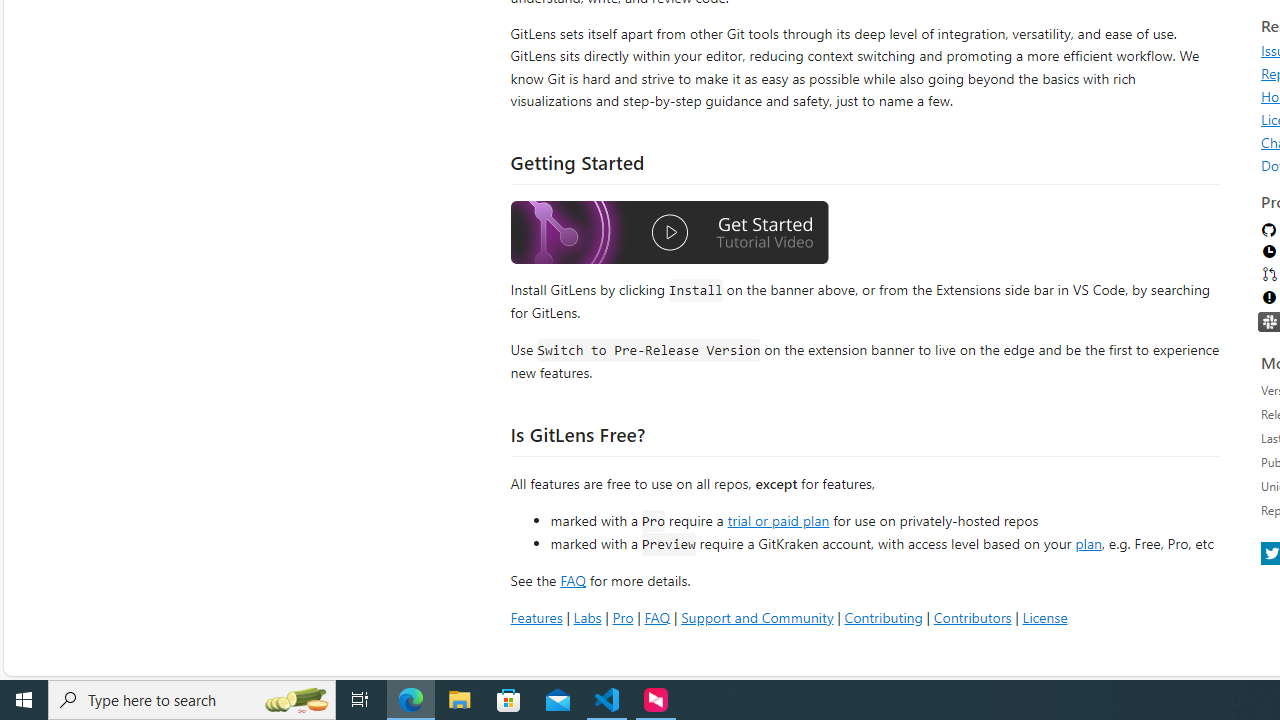 The height and width of the screenshot is (720, 1280). Describe the element at coordinates (882, 616) in the screenshot. I see `'Contributing'` at that location.